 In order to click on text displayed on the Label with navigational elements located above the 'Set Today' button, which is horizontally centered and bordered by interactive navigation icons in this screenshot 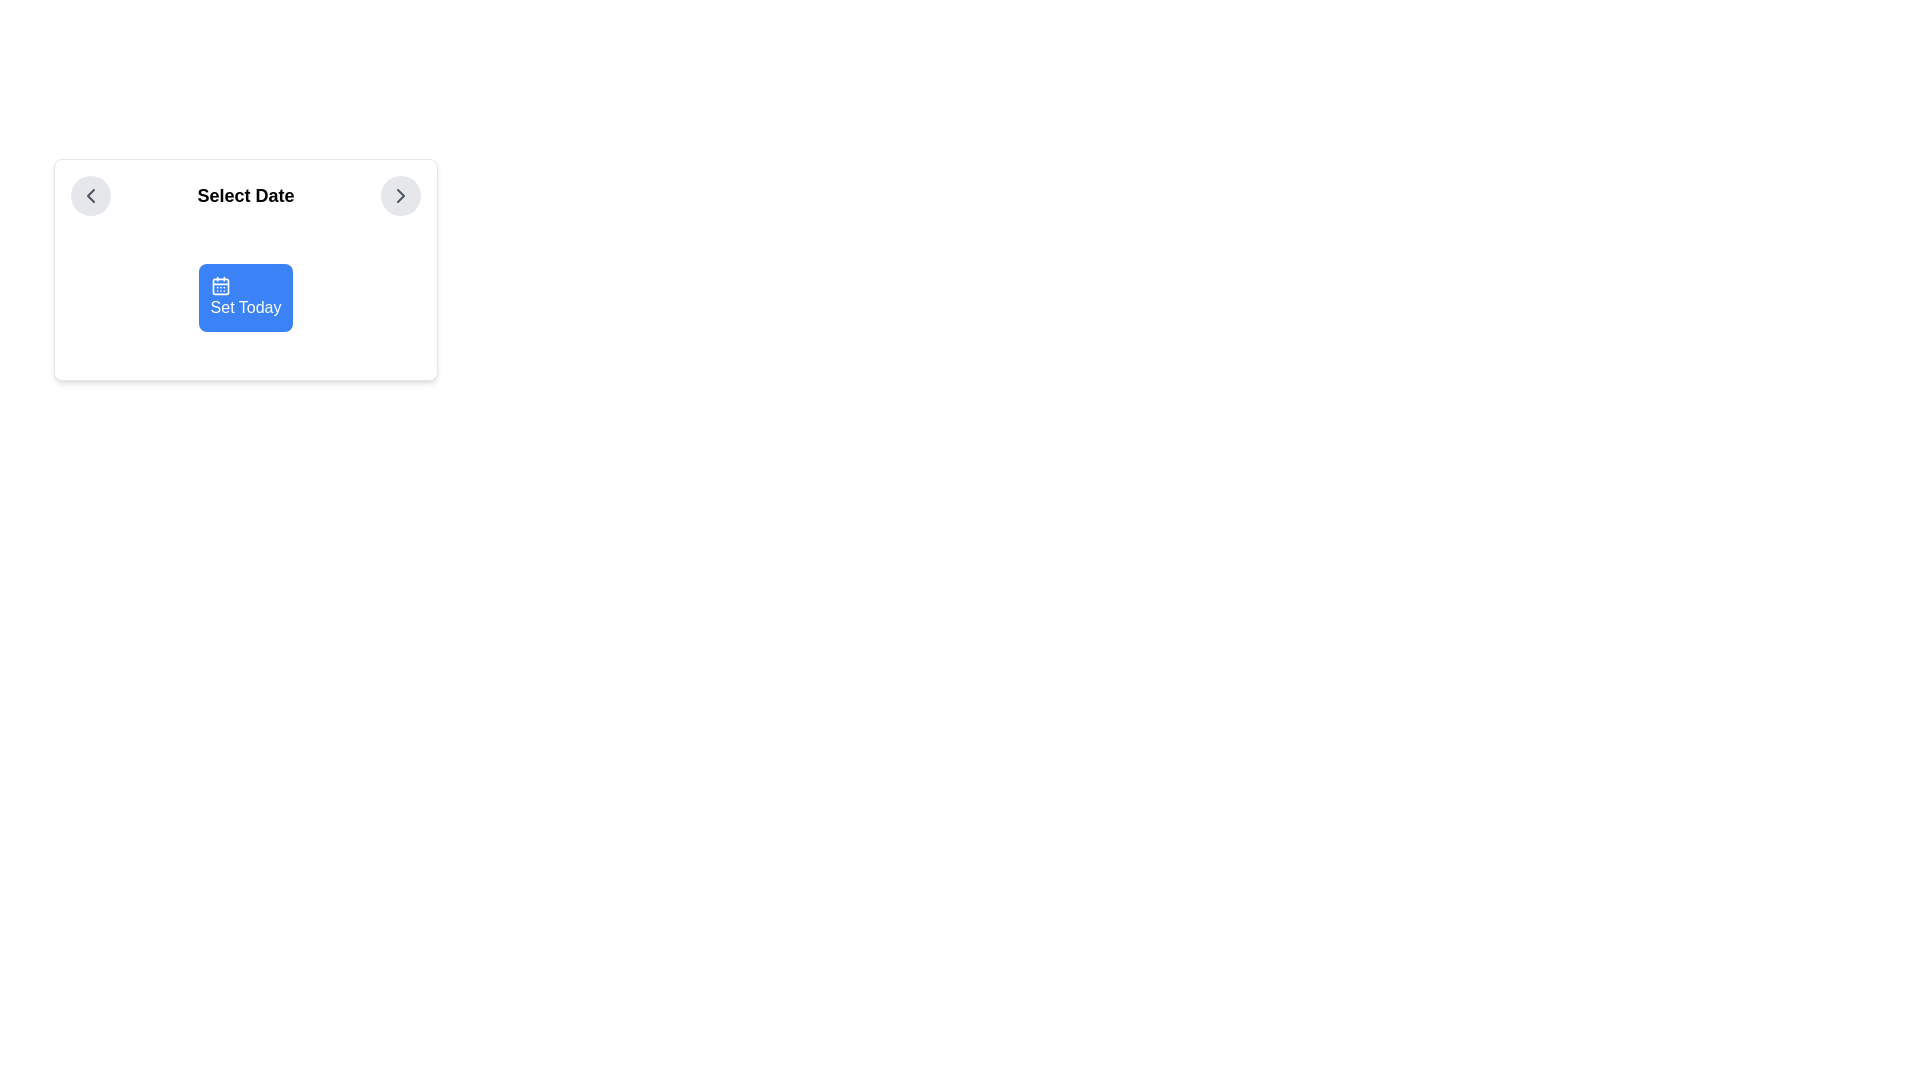, I will do `click(244, 196)`.